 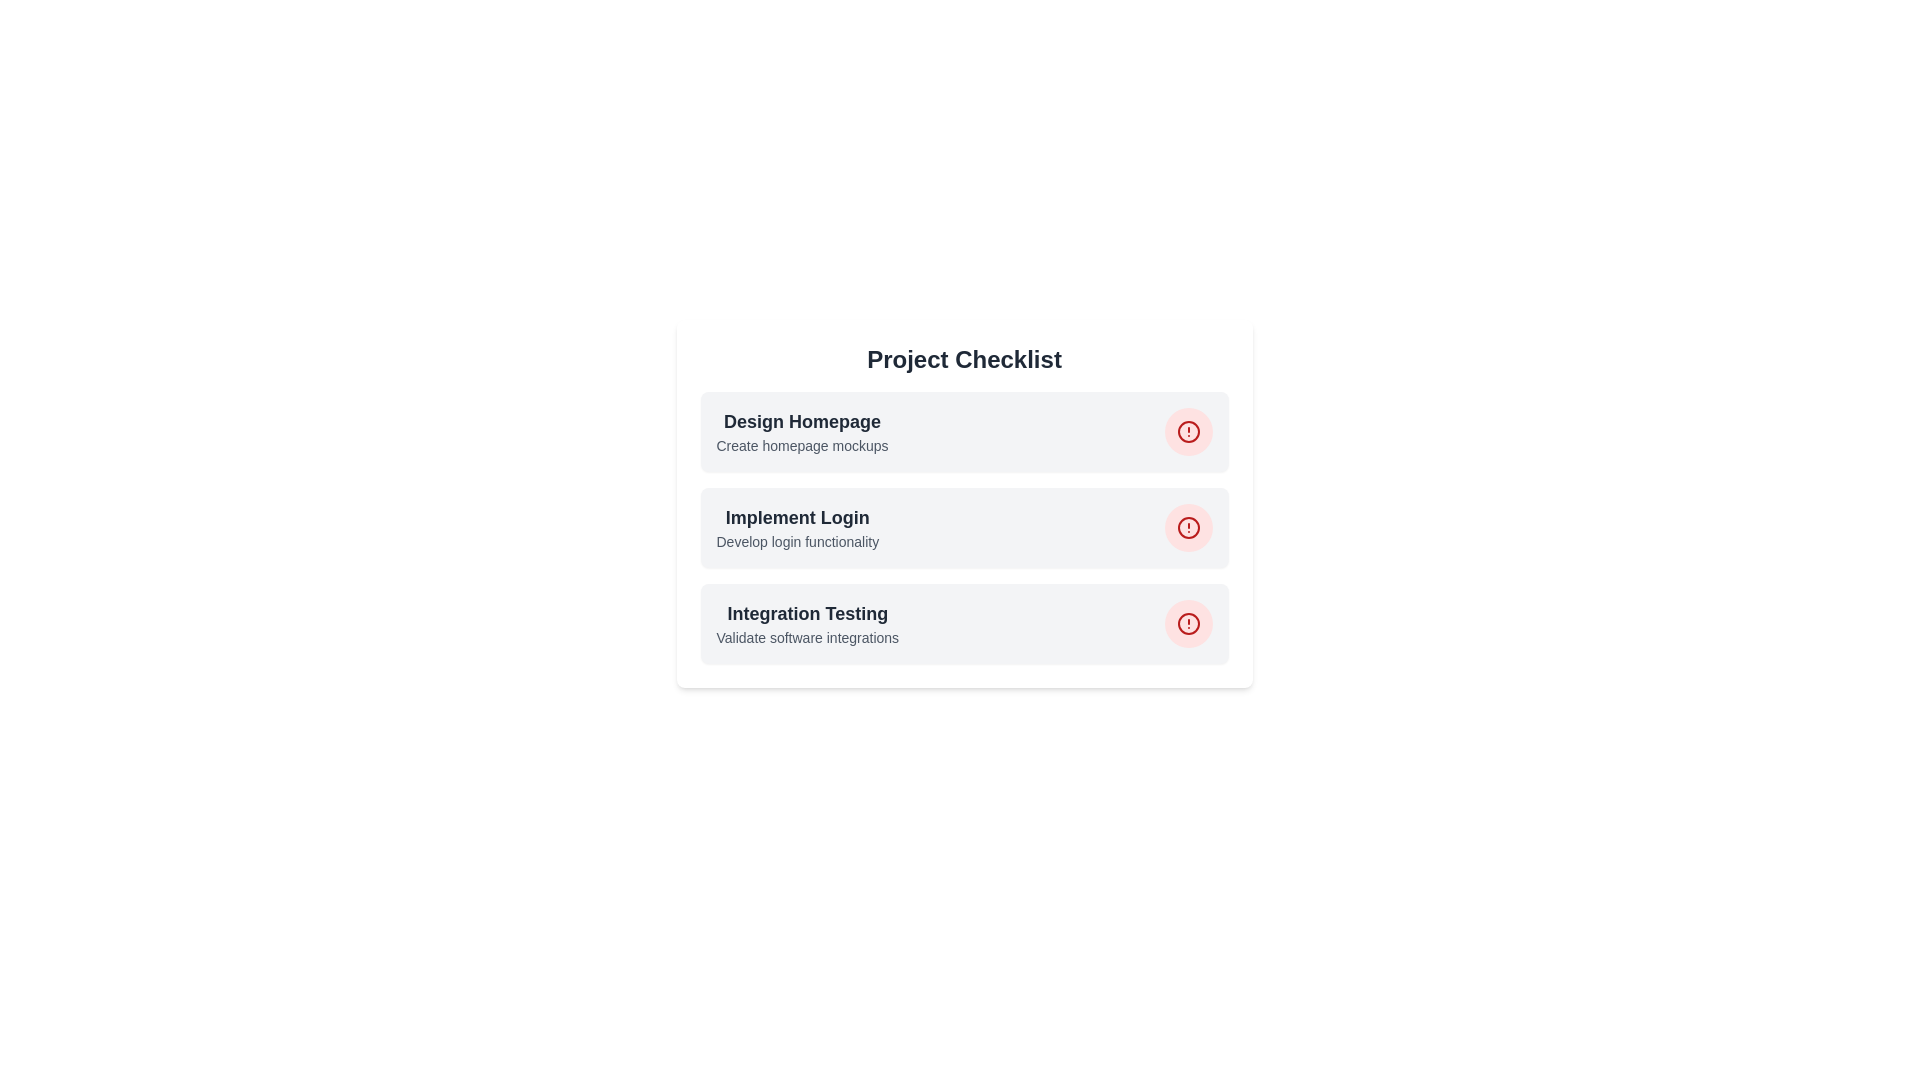 I want to click on content displayed in the descriptive subtitle located directly below the heading 'Implement Login' in the second item of the vertical list, so click(x=796, y=542).